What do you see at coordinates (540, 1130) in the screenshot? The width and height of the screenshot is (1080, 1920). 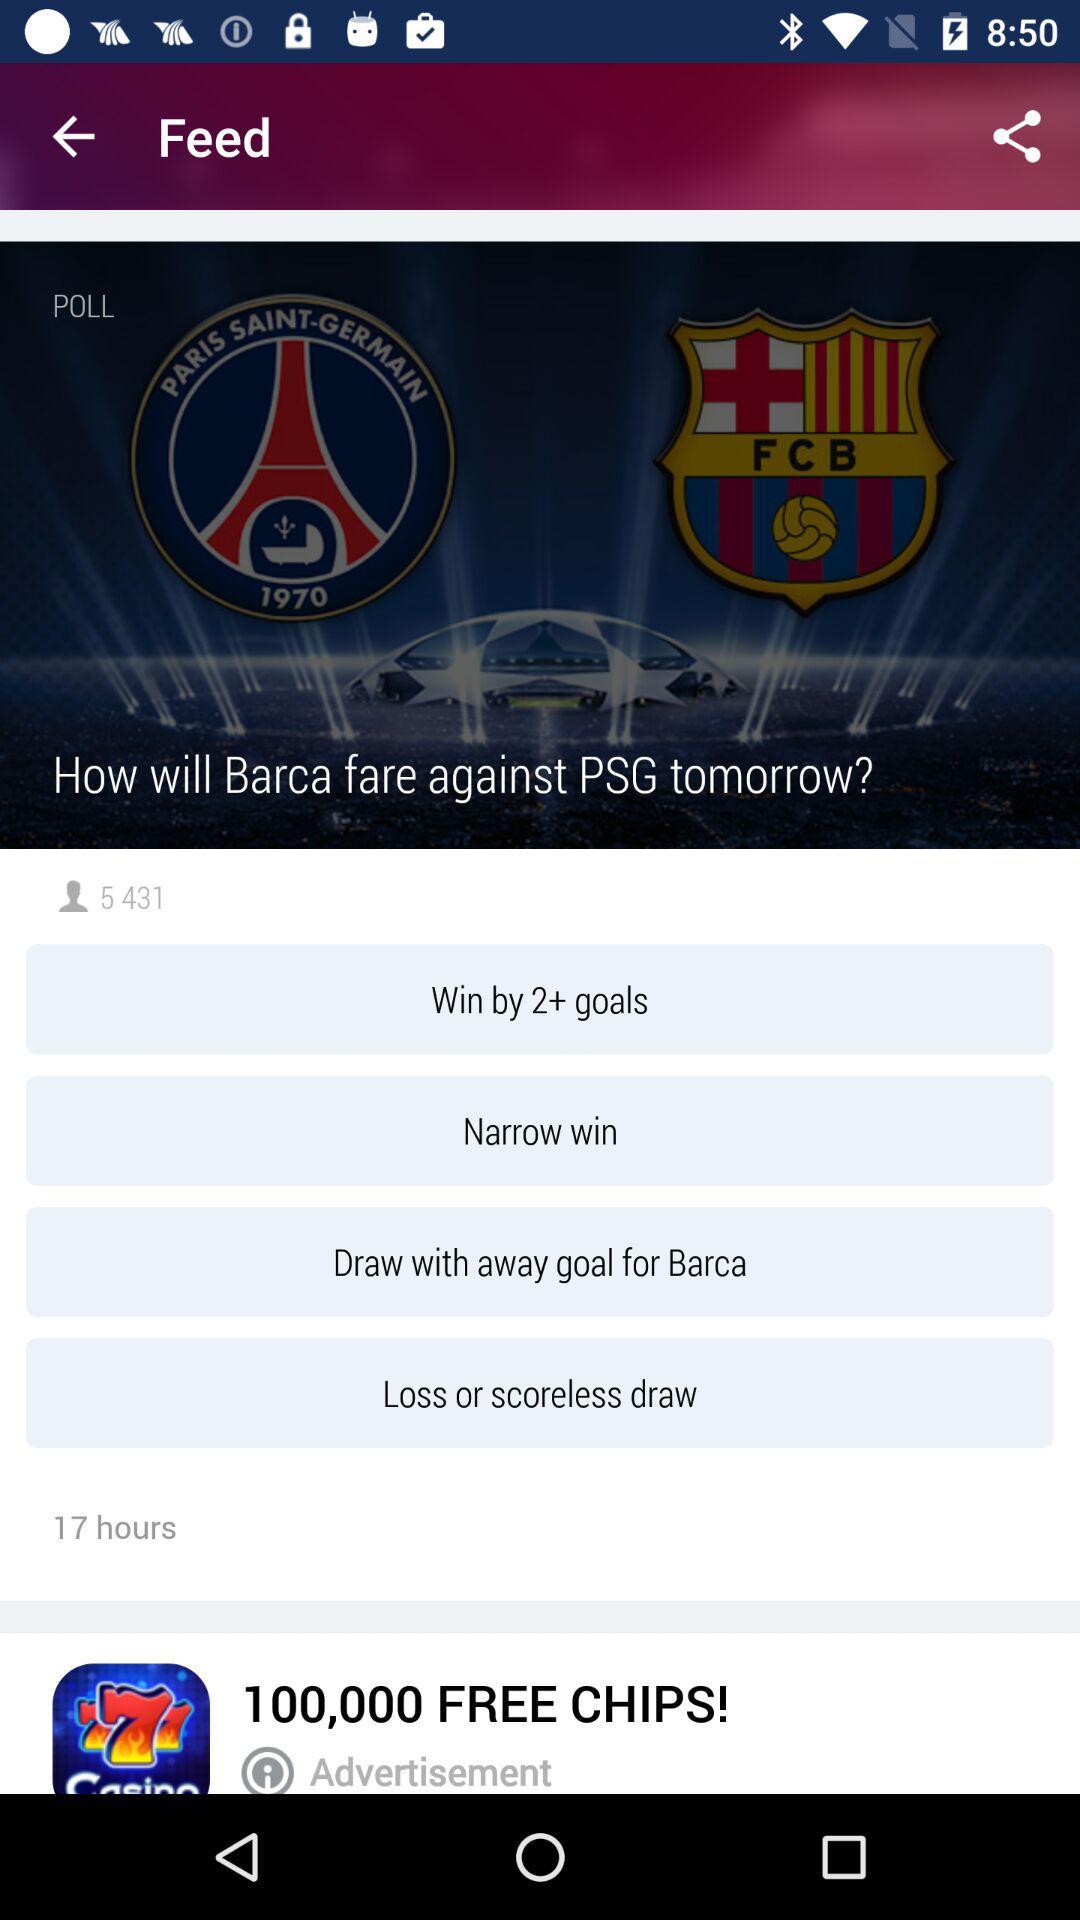 I see `icon below win by 2 item` at bounding box center [540, 1130].